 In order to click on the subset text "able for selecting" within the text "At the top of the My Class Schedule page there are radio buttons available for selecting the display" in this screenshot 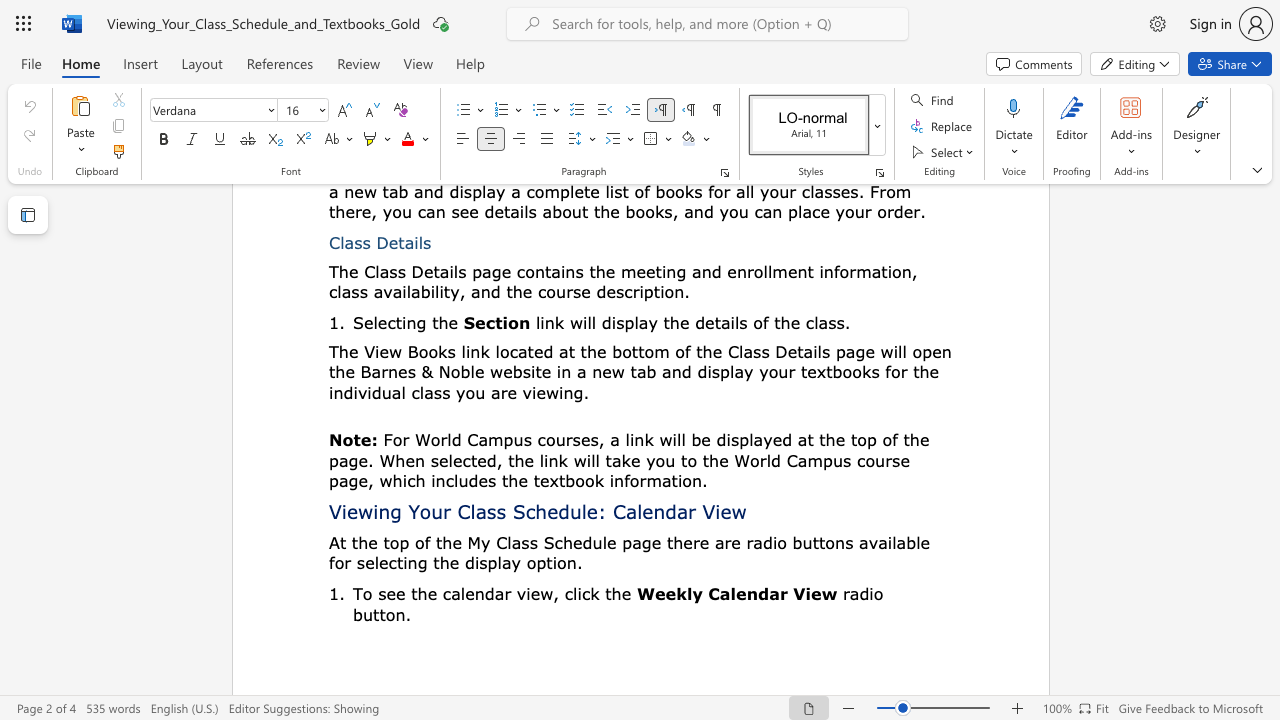, I will do `click(895, 542)`.